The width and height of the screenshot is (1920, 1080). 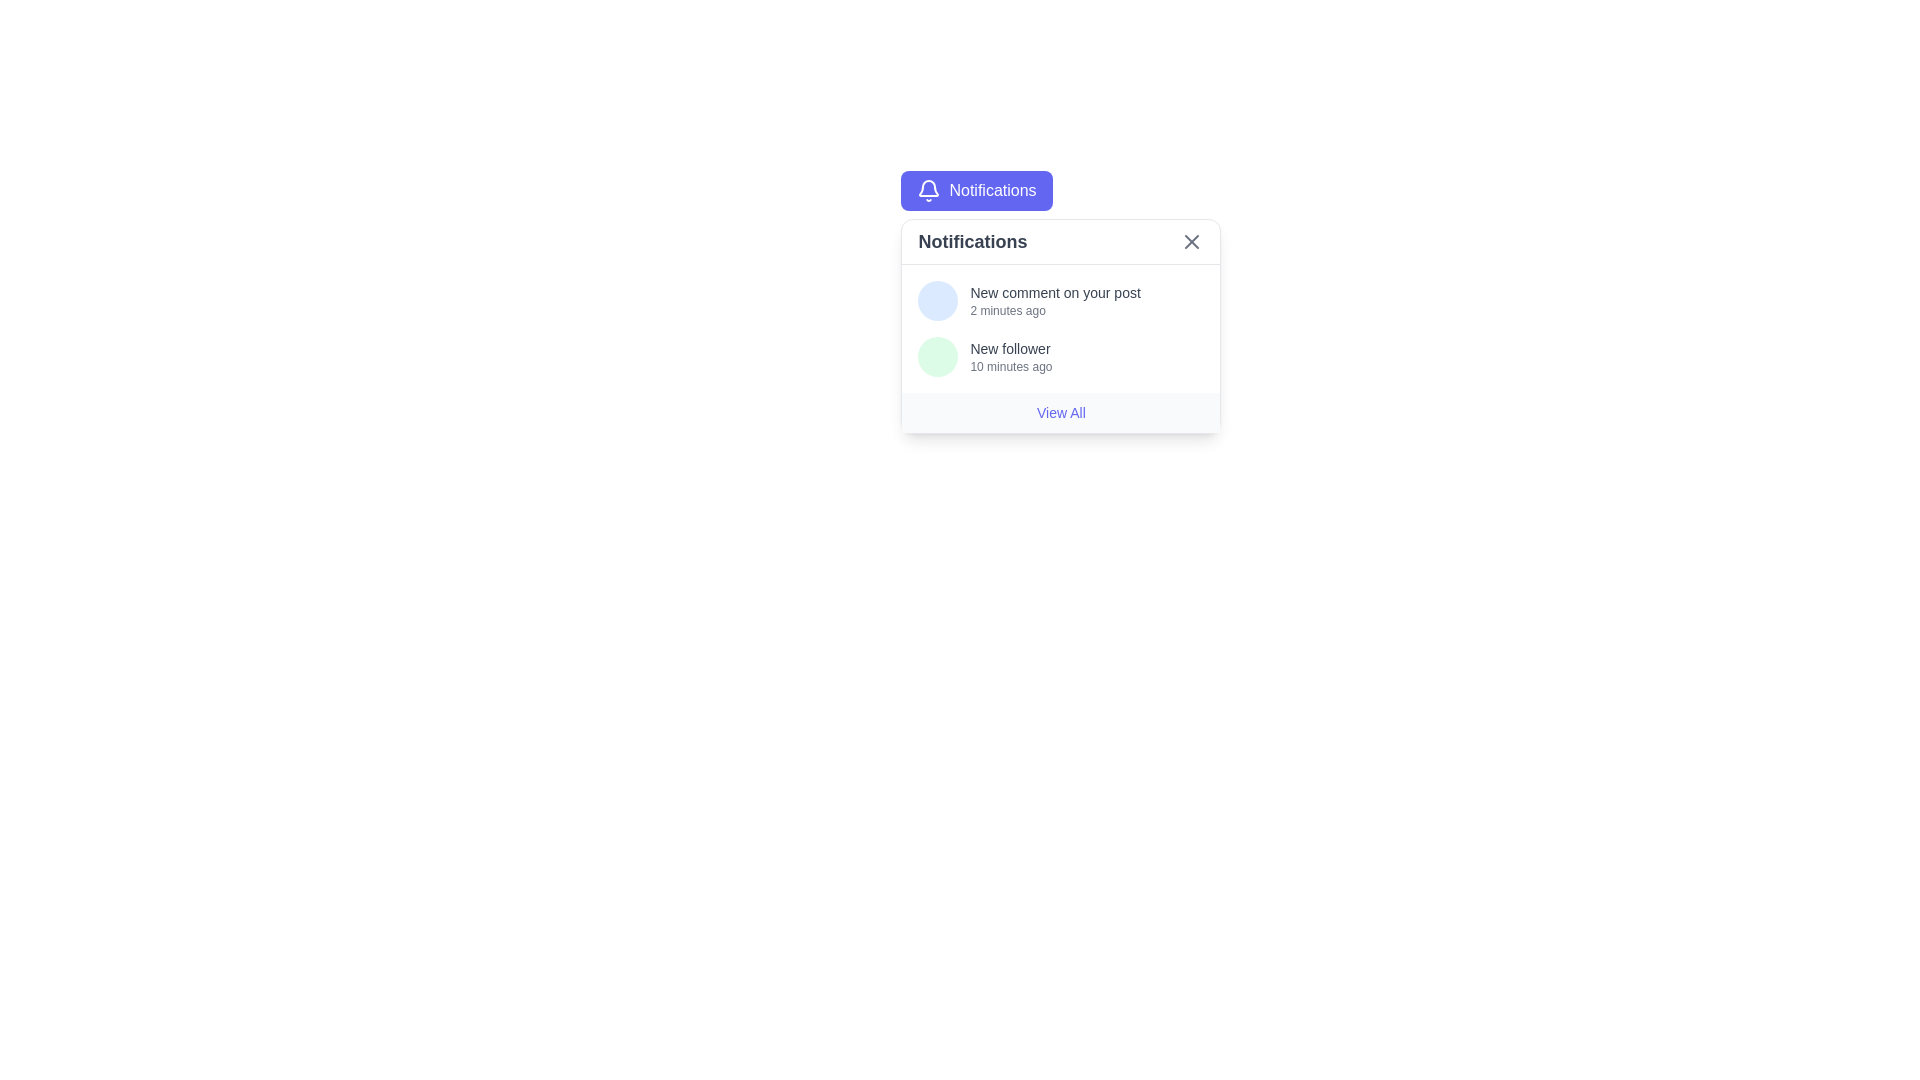 What do you see at coordinates (1060, 411) in the screenshot?
I see `the 'View All' text link, which is indigo-colored and located at the bottom of the notification dropdown, to activate its hover effects` at bounding box center [1060, 411].